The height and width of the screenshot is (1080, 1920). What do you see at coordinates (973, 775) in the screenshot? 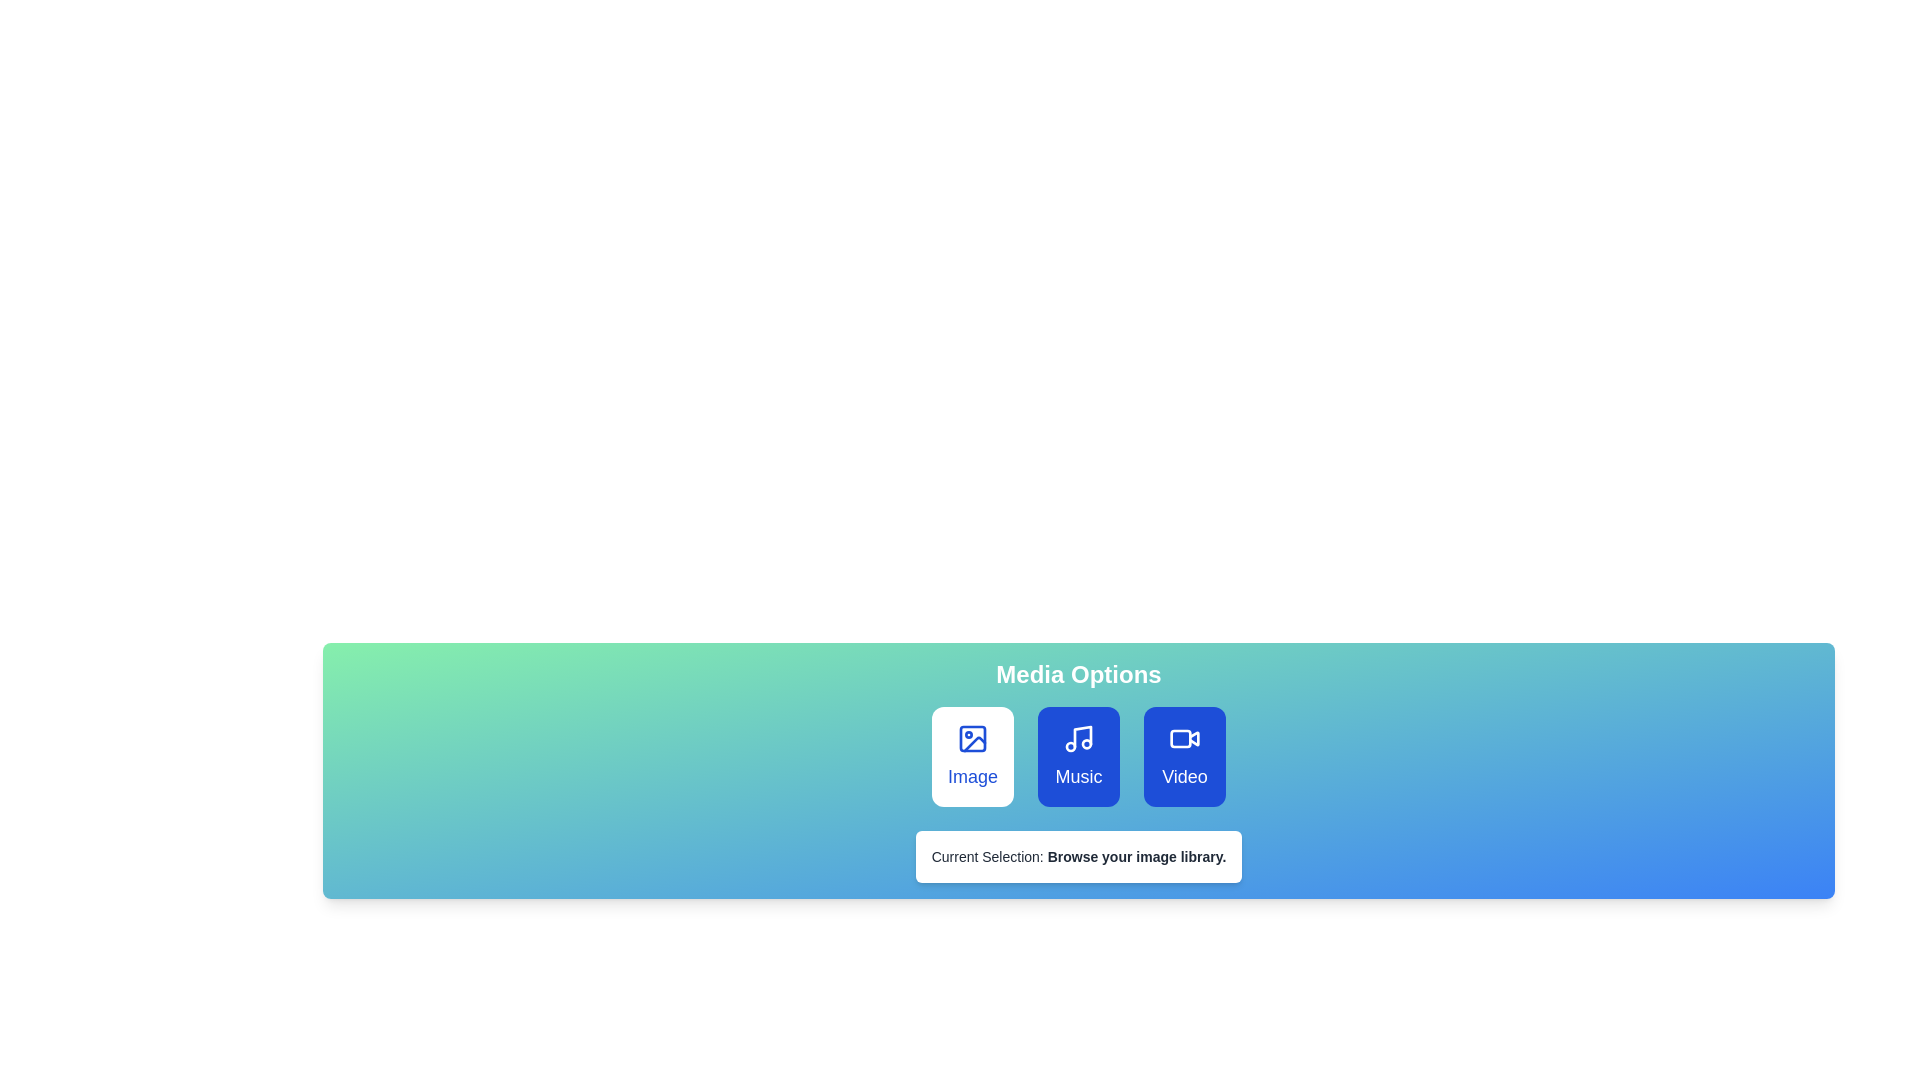
I see `the label text 'Image' that serves as a textual label for a button grouping in a media selection interface` at bounding box center [973, 775].